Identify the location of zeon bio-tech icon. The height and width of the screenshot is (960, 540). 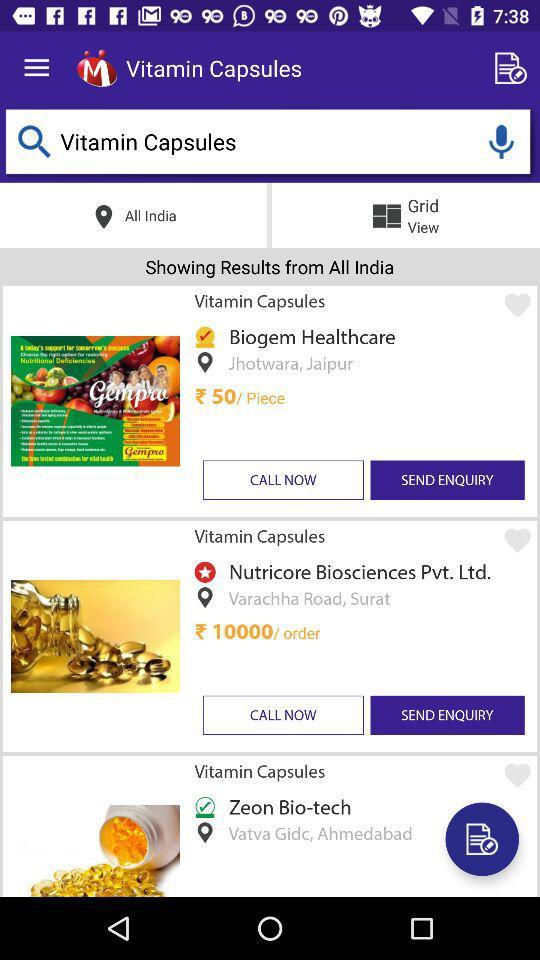
(286, 806).